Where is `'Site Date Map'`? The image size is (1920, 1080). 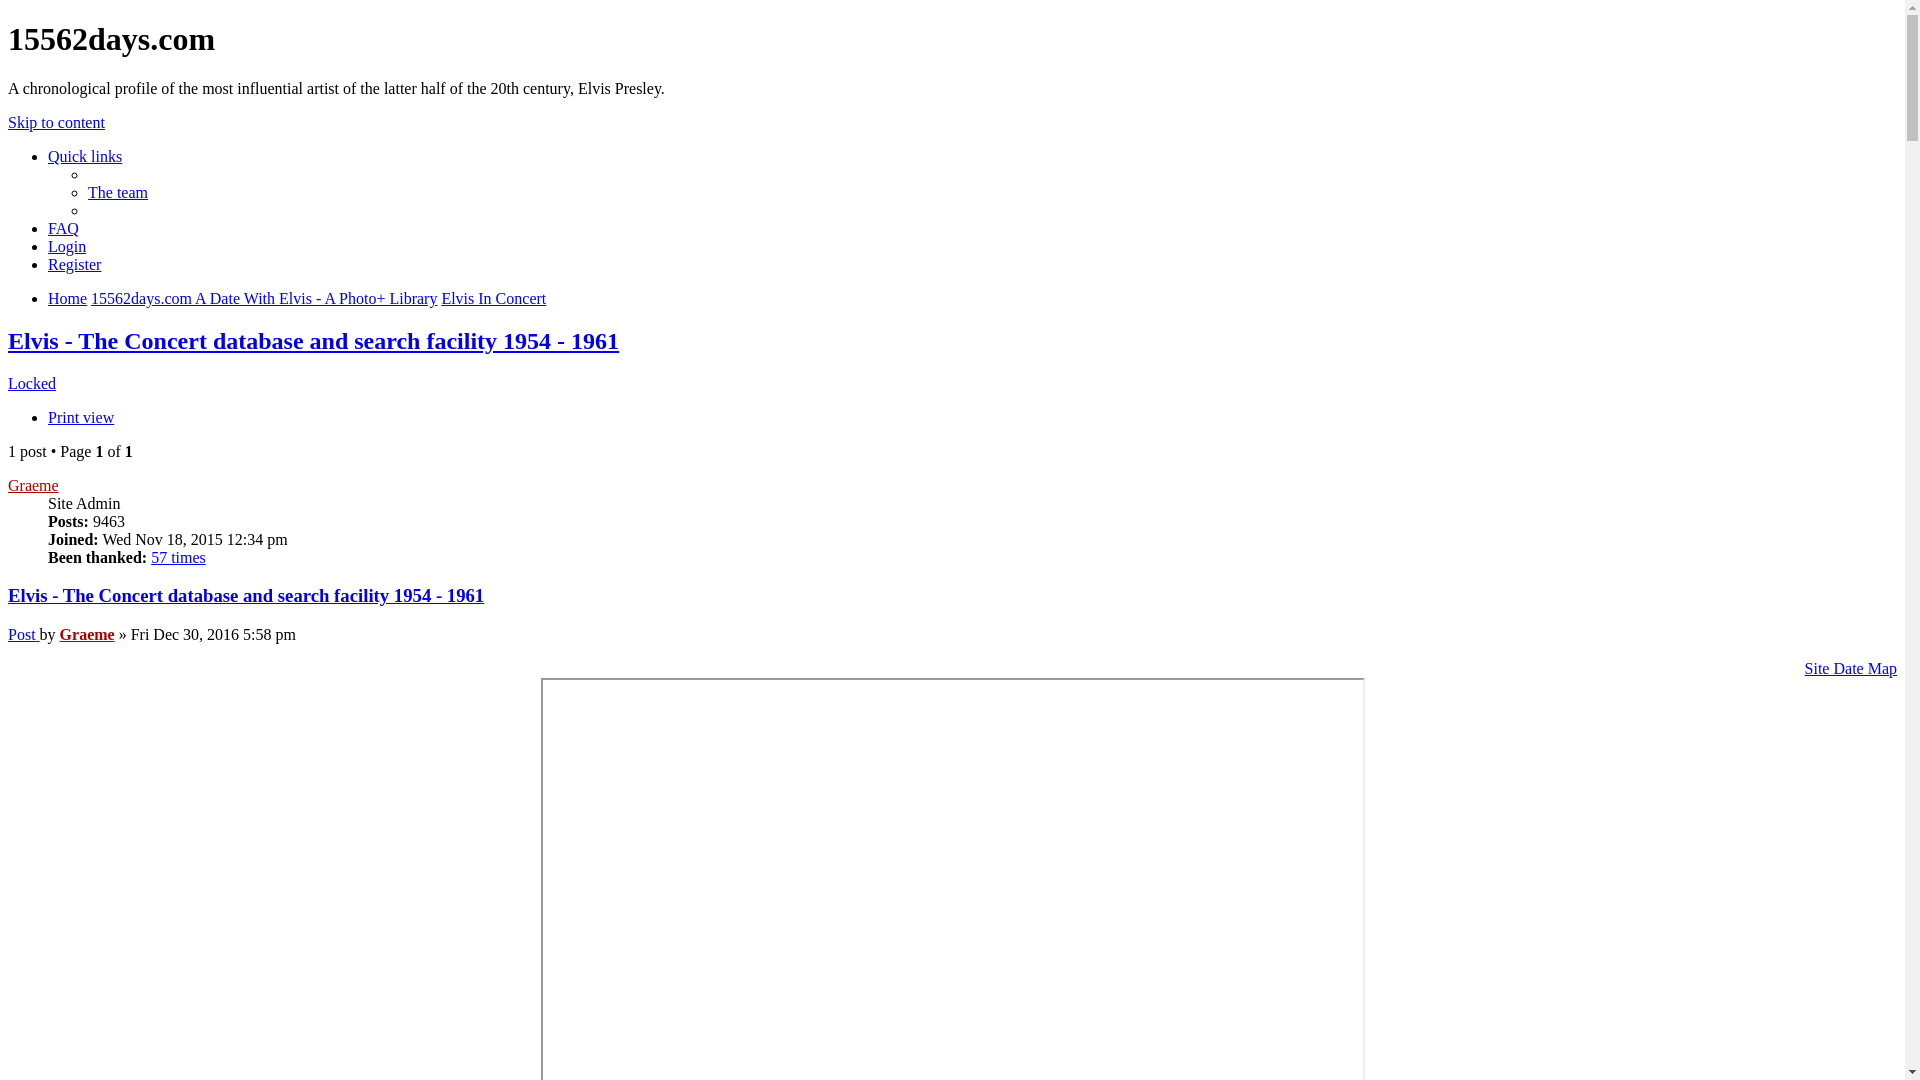
'Site Date Map' is located at coordinates (1804, 668).